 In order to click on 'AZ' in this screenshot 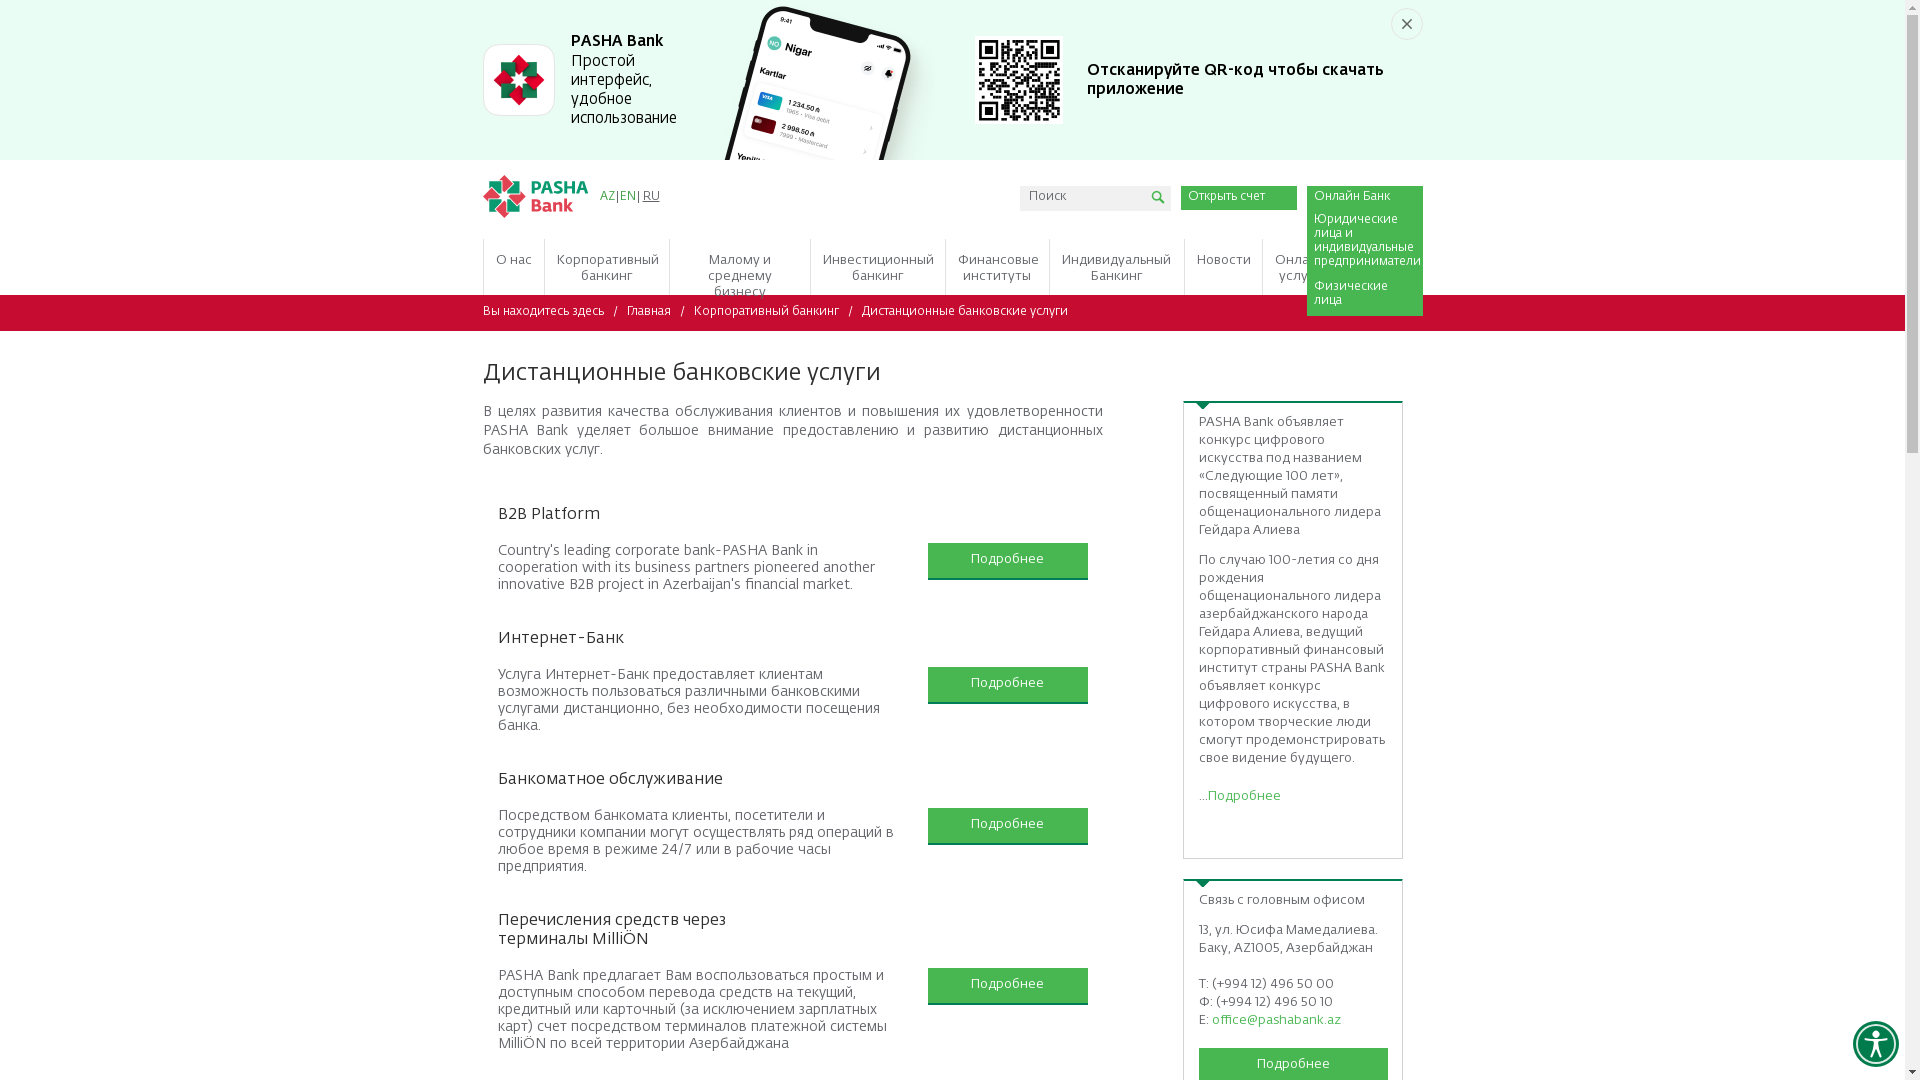, I will do `click(605, 196)`.